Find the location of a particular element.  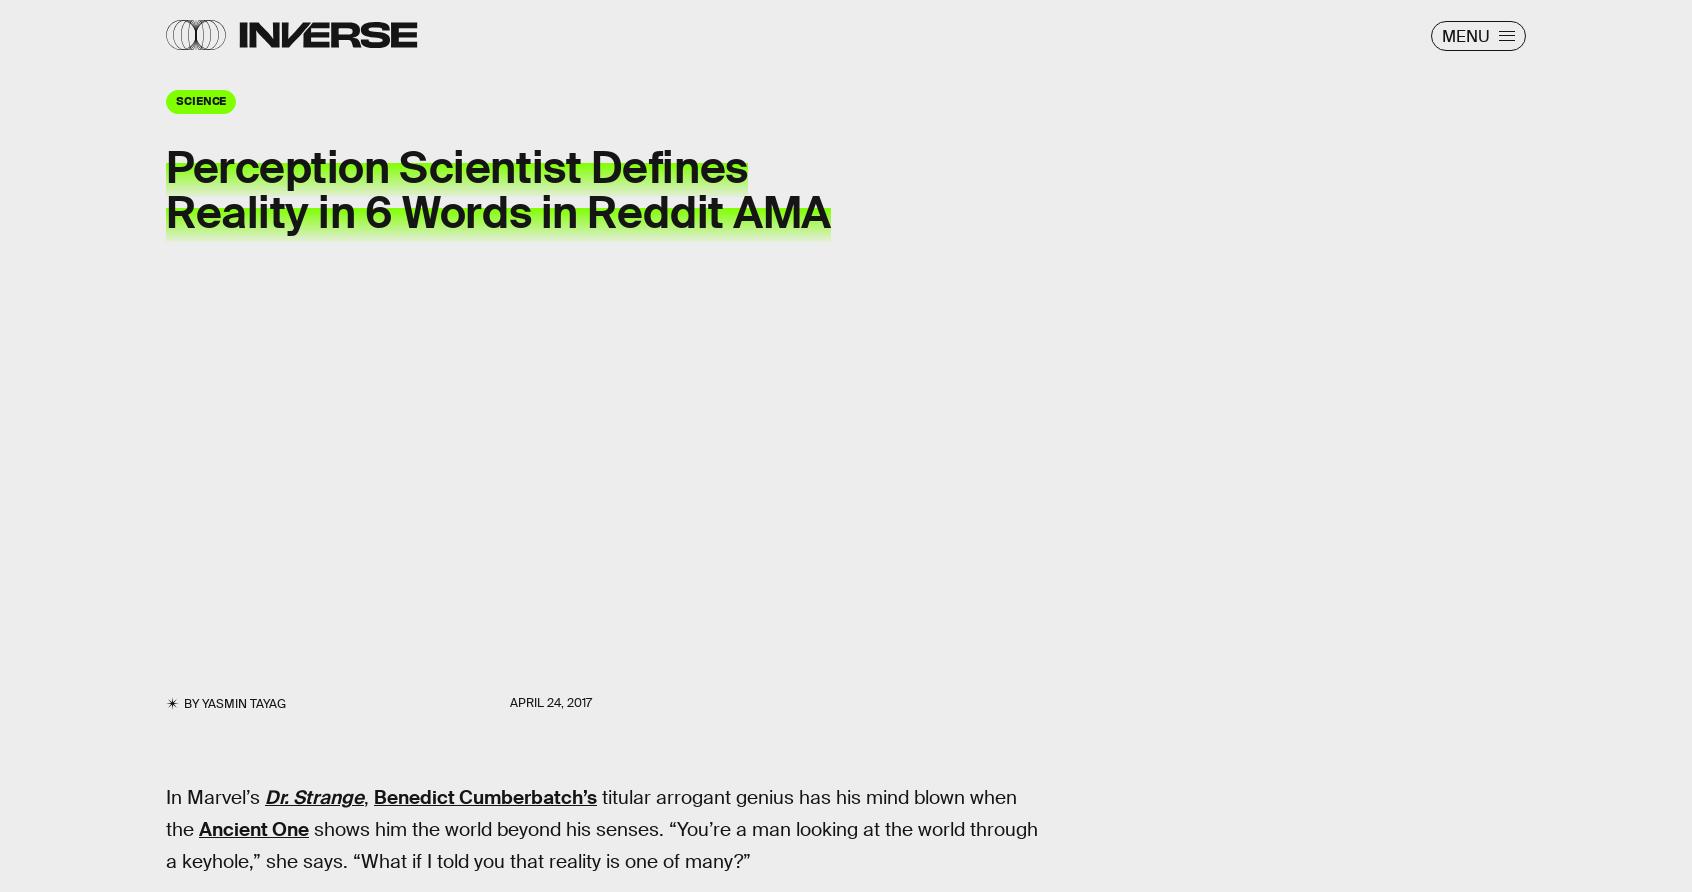

'Dr. Strange' is located at coordinates (313, 796).